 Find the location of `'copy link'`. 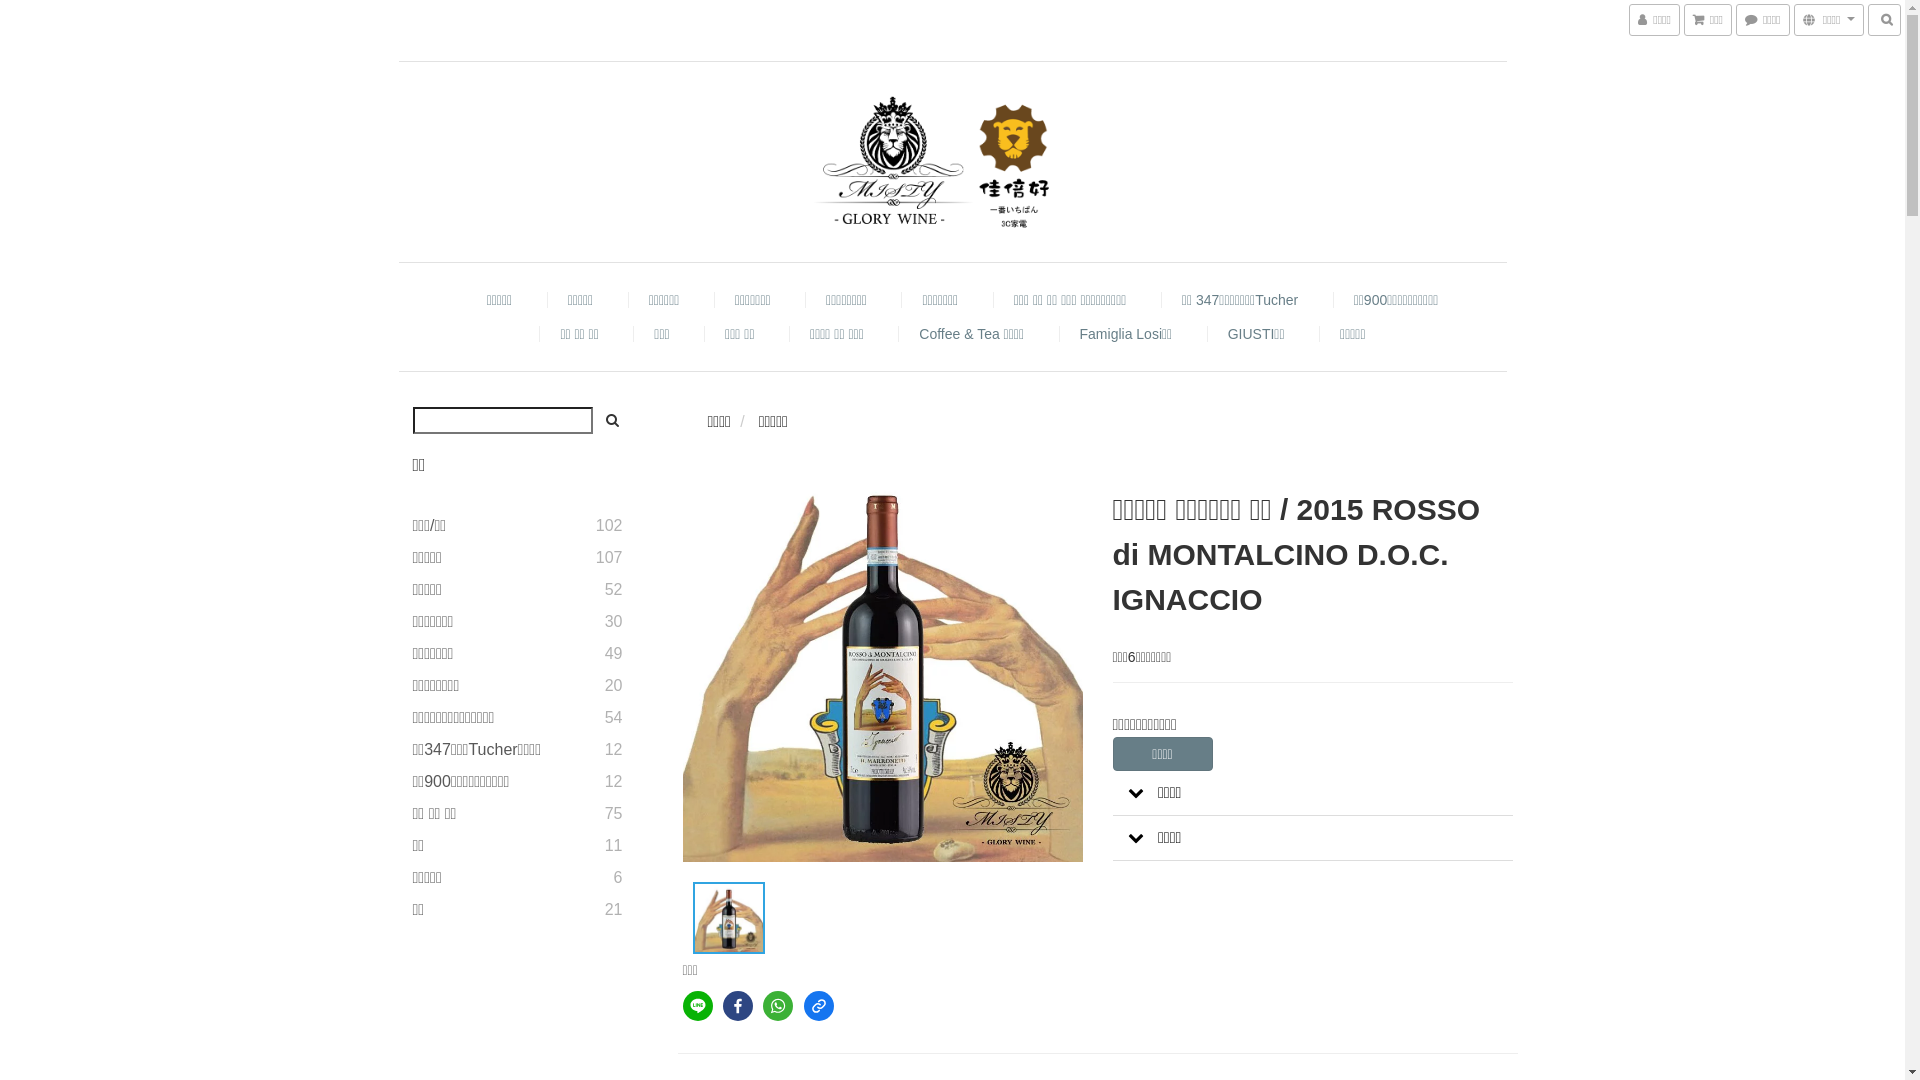

'copy link' is located at coordinates (819, 1006).